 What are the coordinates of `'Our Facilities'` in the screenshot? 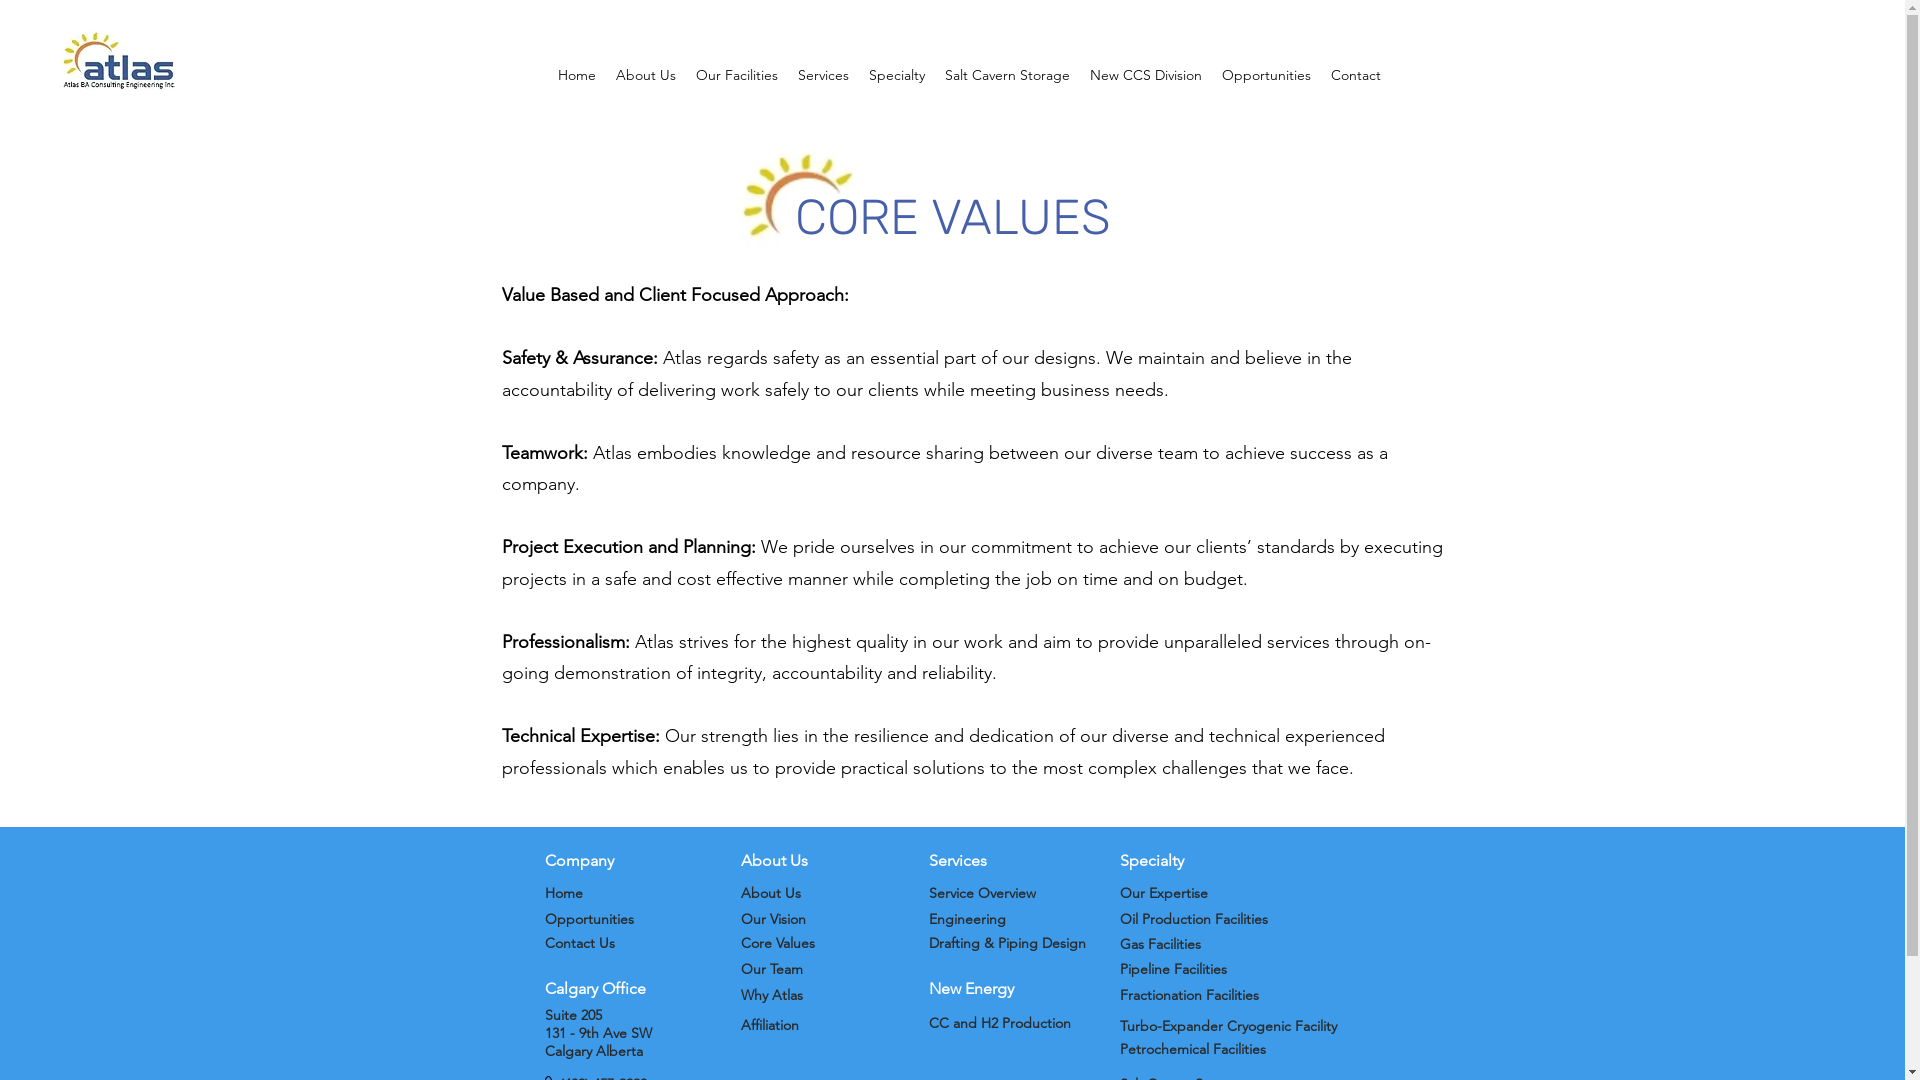 It's located at (736, 73).